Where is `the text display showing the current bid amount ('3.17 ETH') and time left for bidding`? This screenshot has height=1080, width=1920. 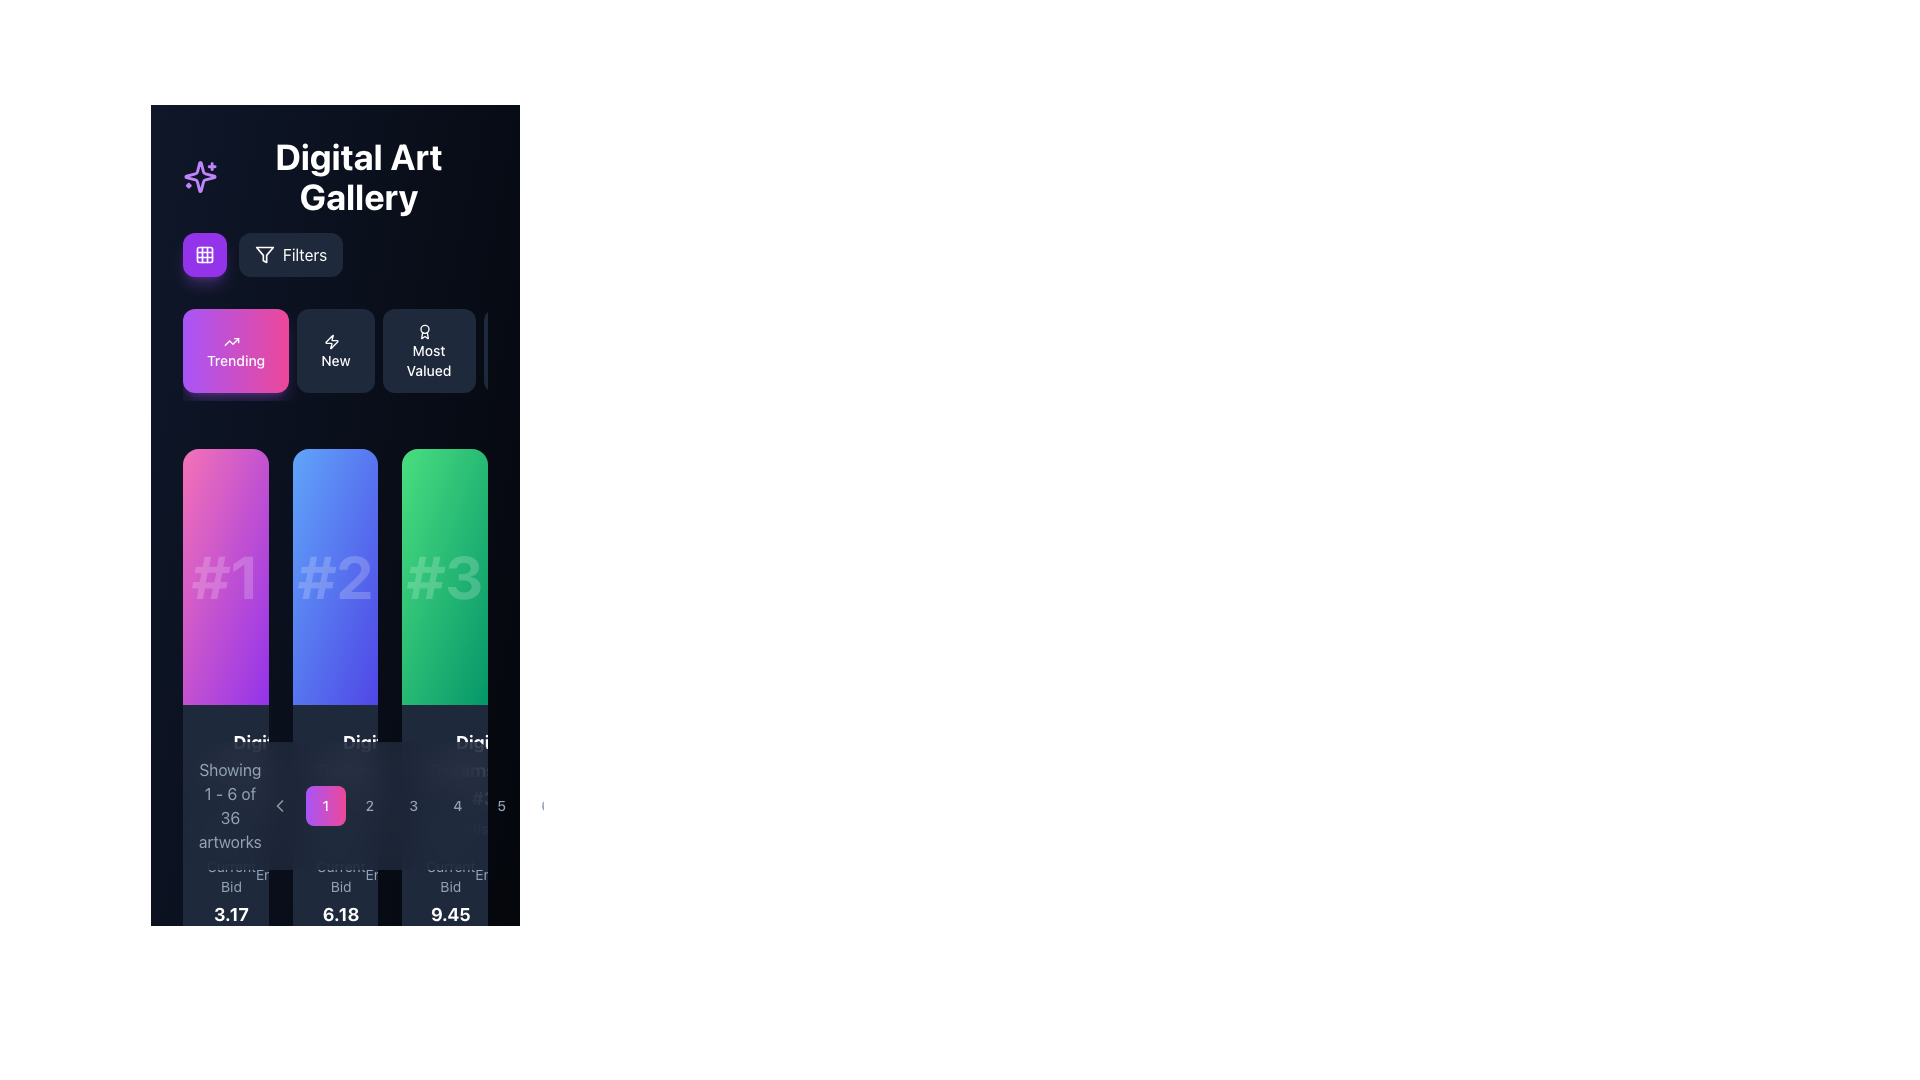 the text display showing the current bid amount ('3.17 ETH') and time left for bidding is located at coordinates (225, 906).